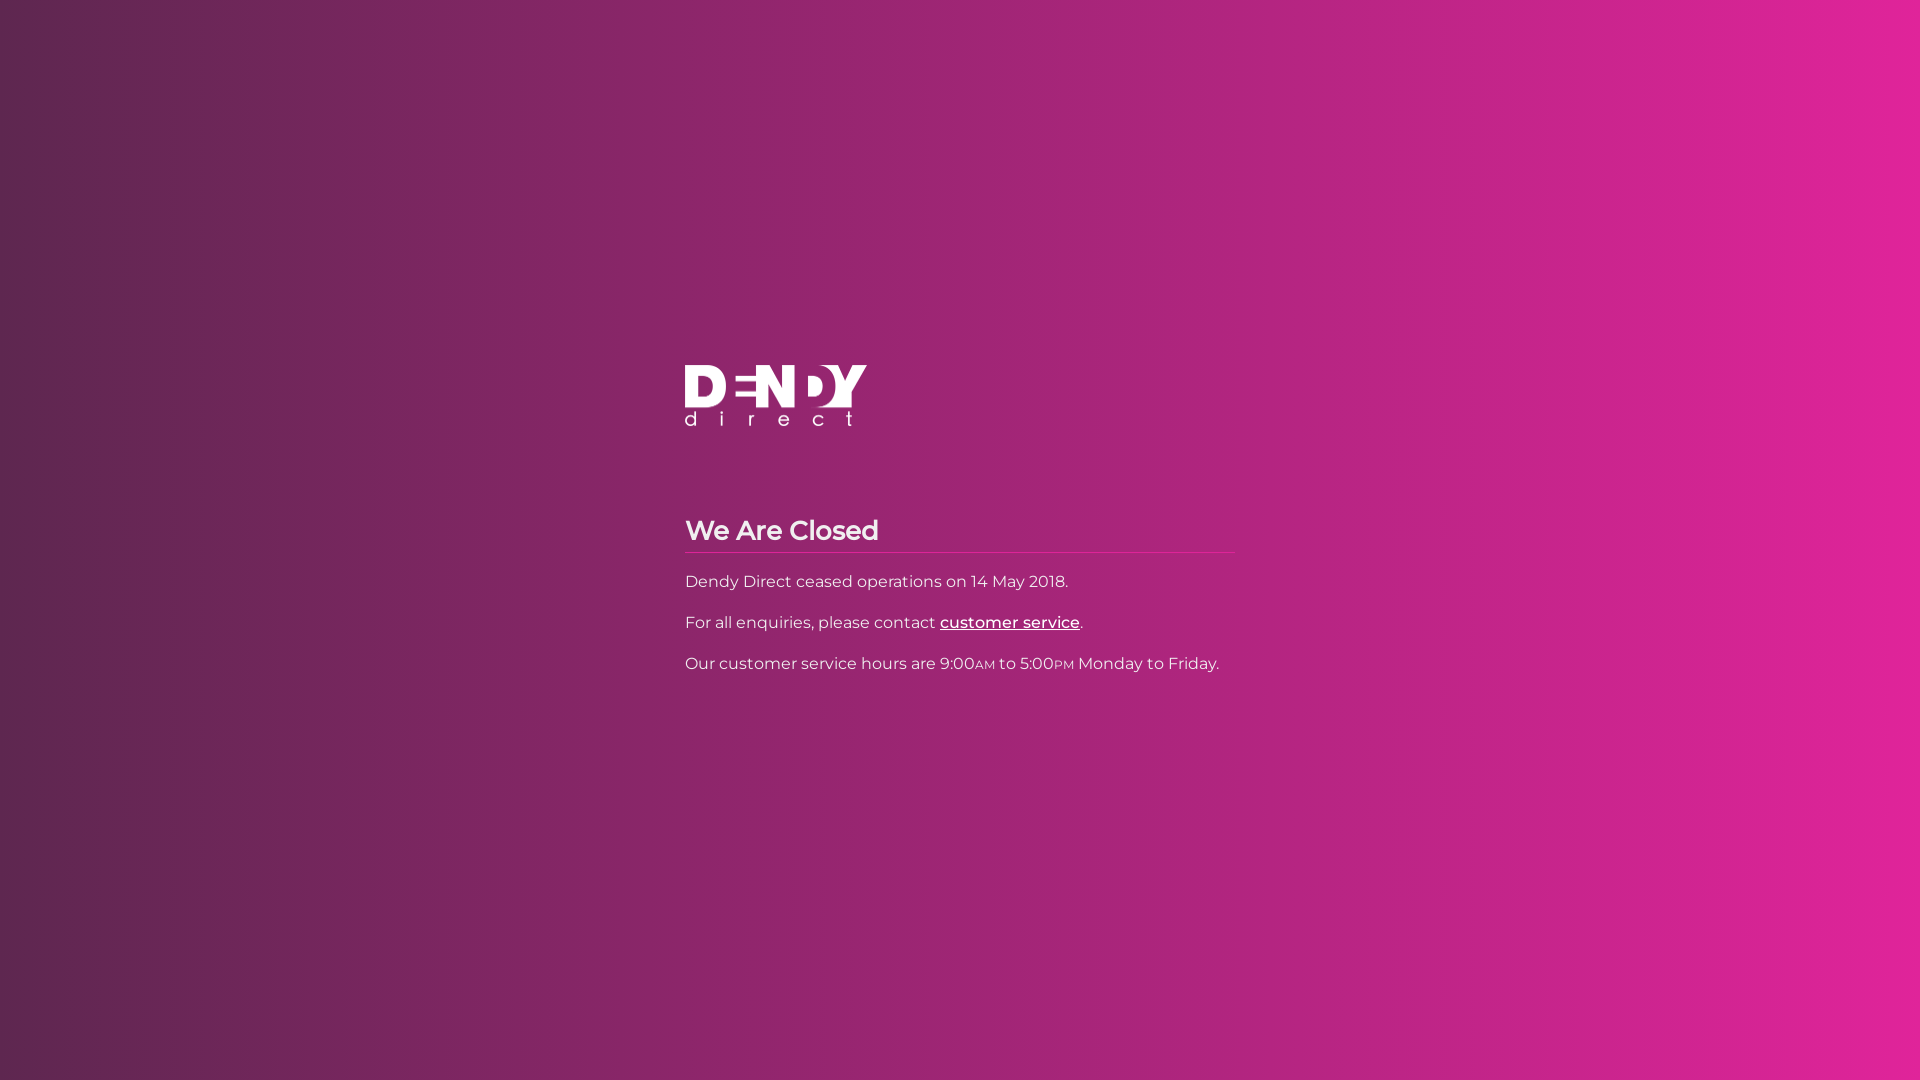 The image size is (1920, 1080). What do you see at coordinates (1009, 621) in the screenshot?
I see `'customer service'` at bounding box center [1009, 621].